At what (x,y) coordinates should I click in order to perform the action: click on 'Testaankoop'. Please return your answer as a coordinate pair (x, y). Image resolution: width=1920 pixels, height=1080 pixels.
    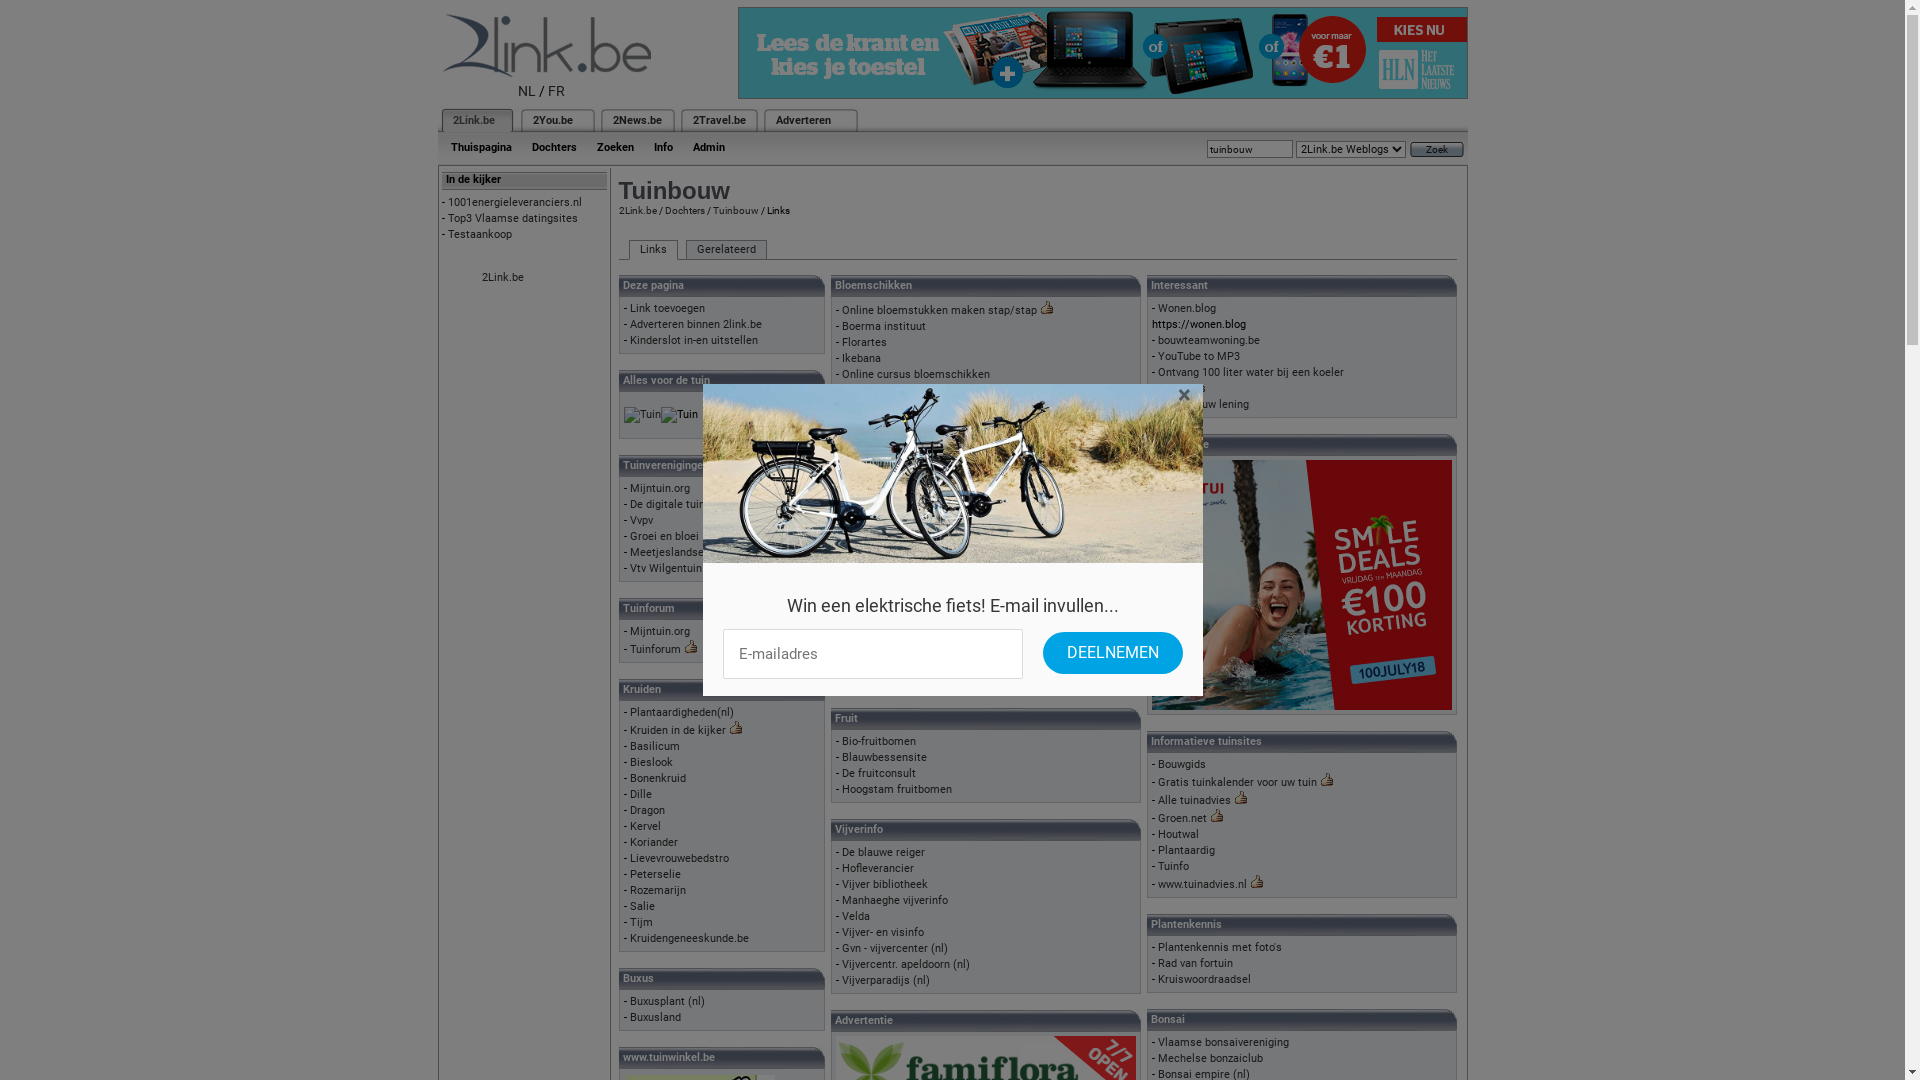
    Looking at the image, I should click on (446, 233).